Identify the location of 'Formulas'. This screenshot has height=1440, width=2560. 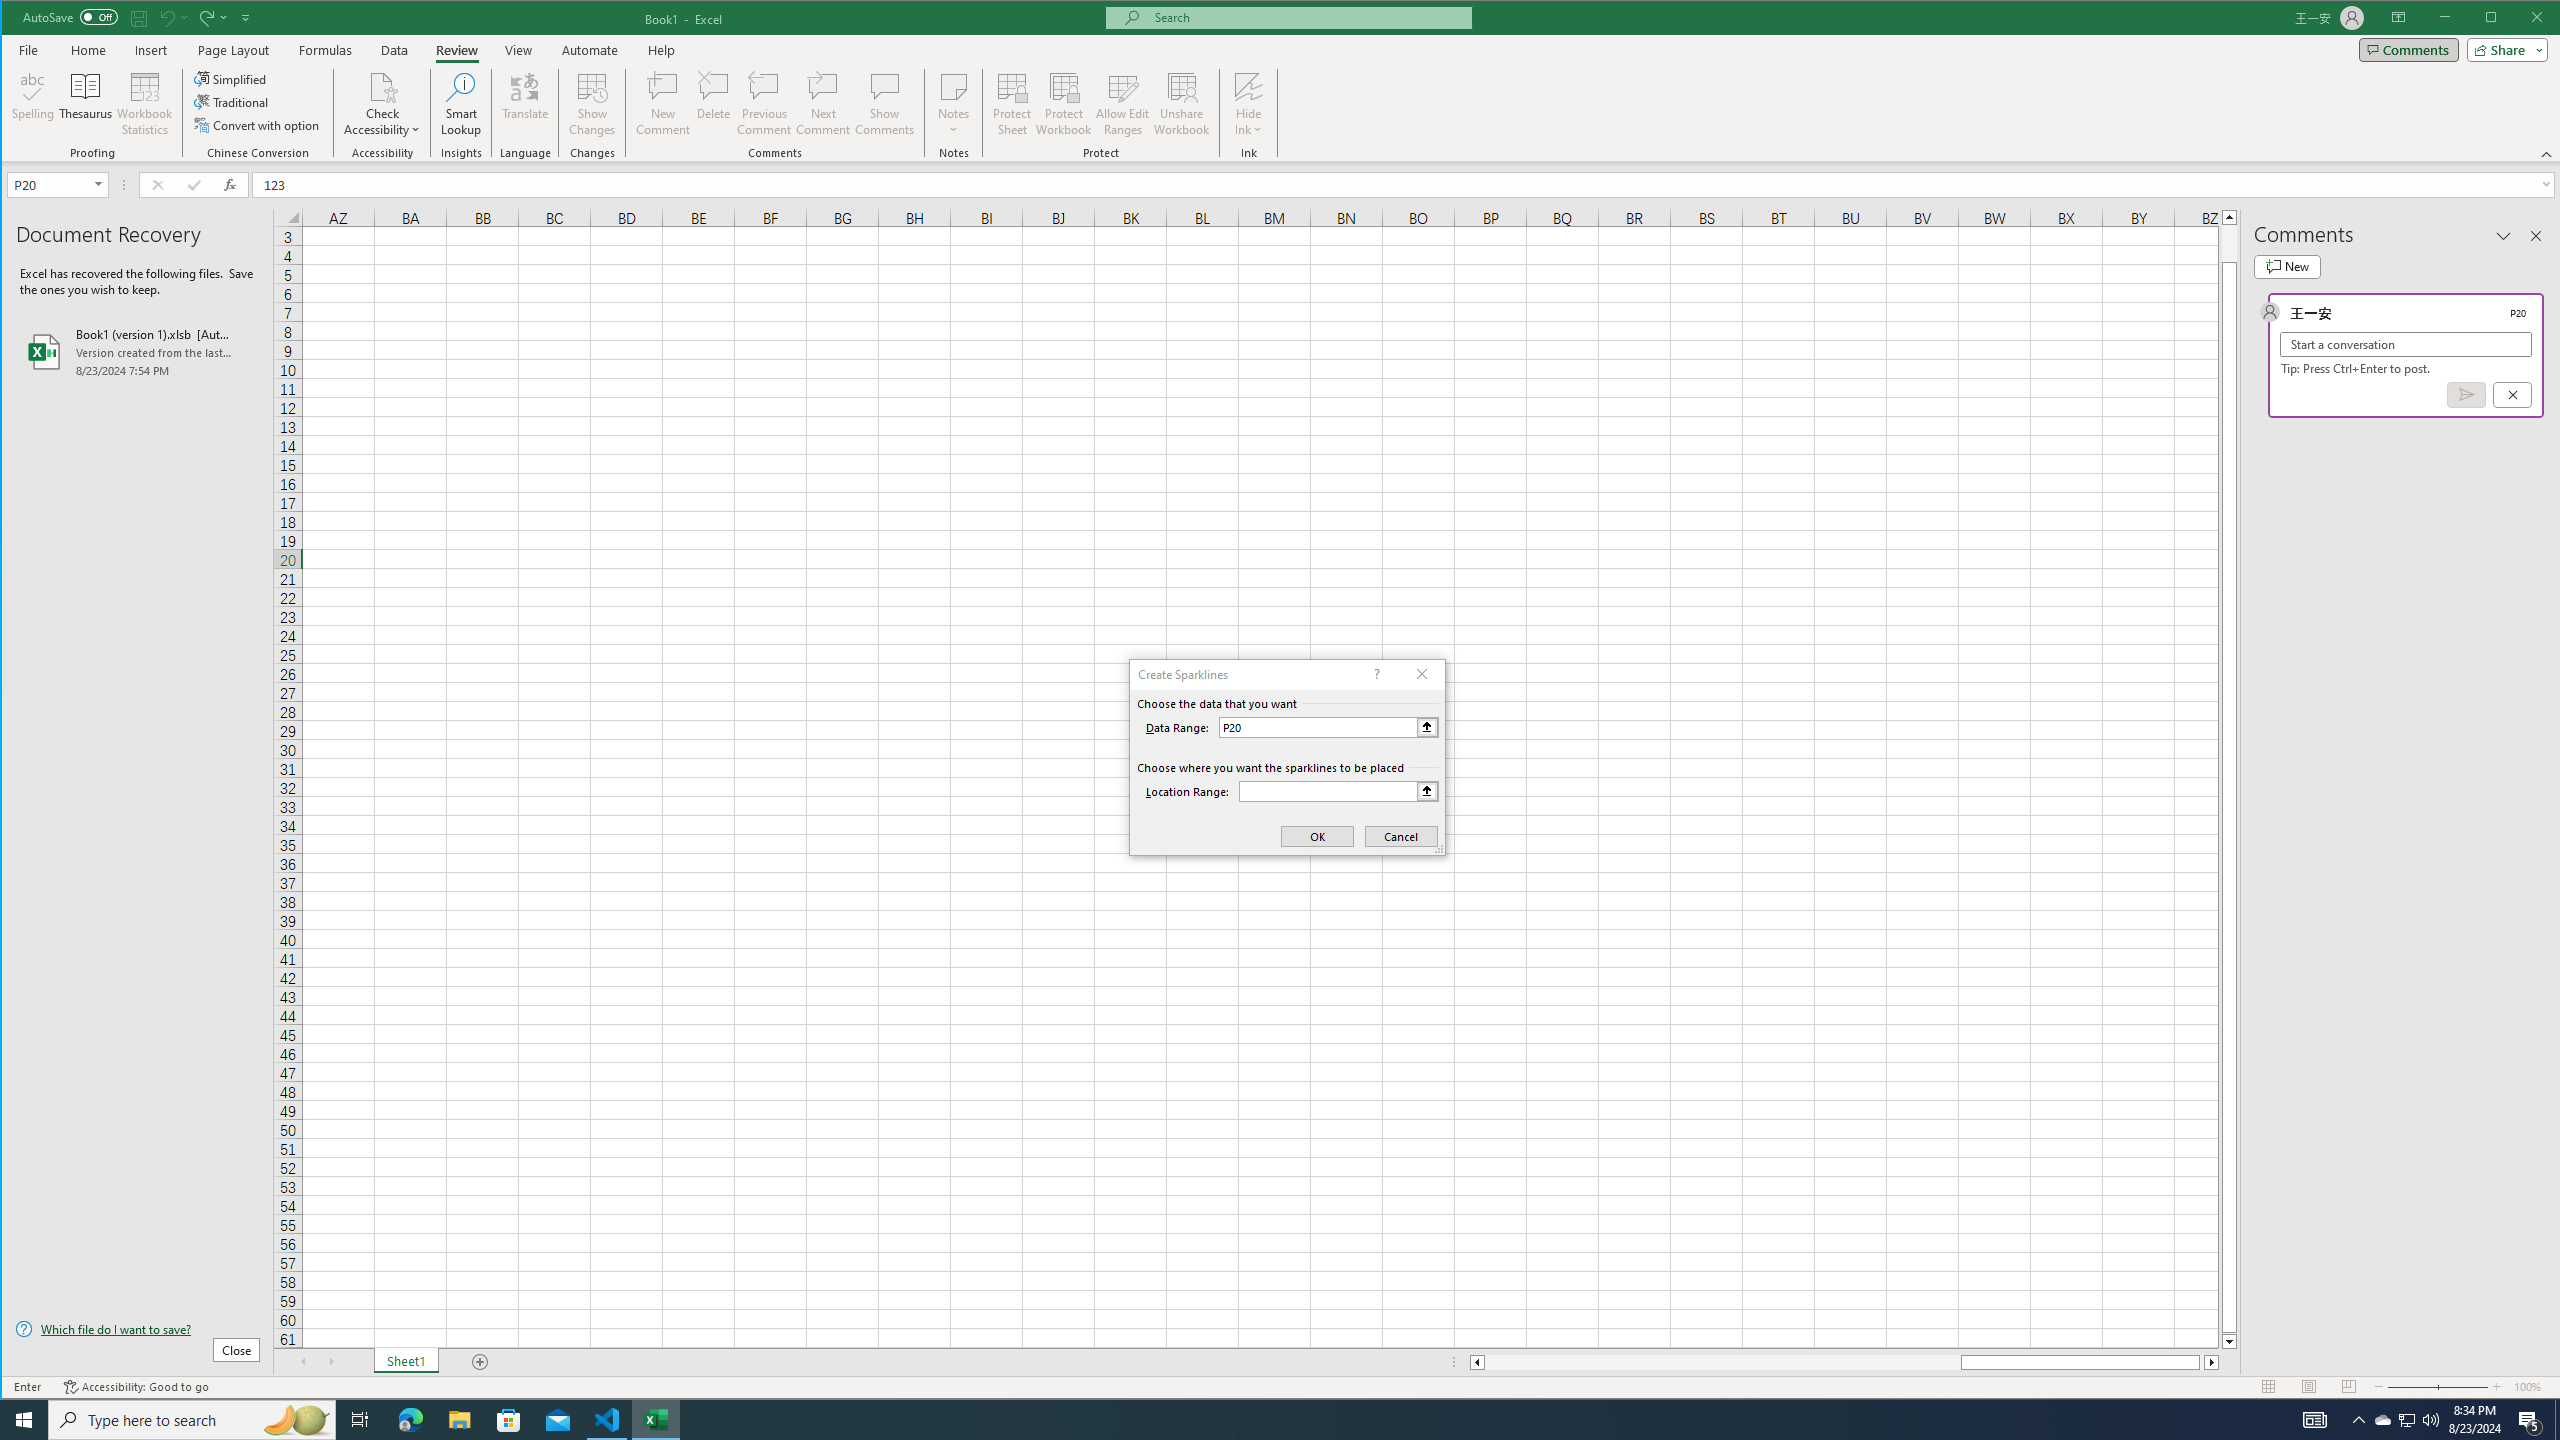
(325, 49).